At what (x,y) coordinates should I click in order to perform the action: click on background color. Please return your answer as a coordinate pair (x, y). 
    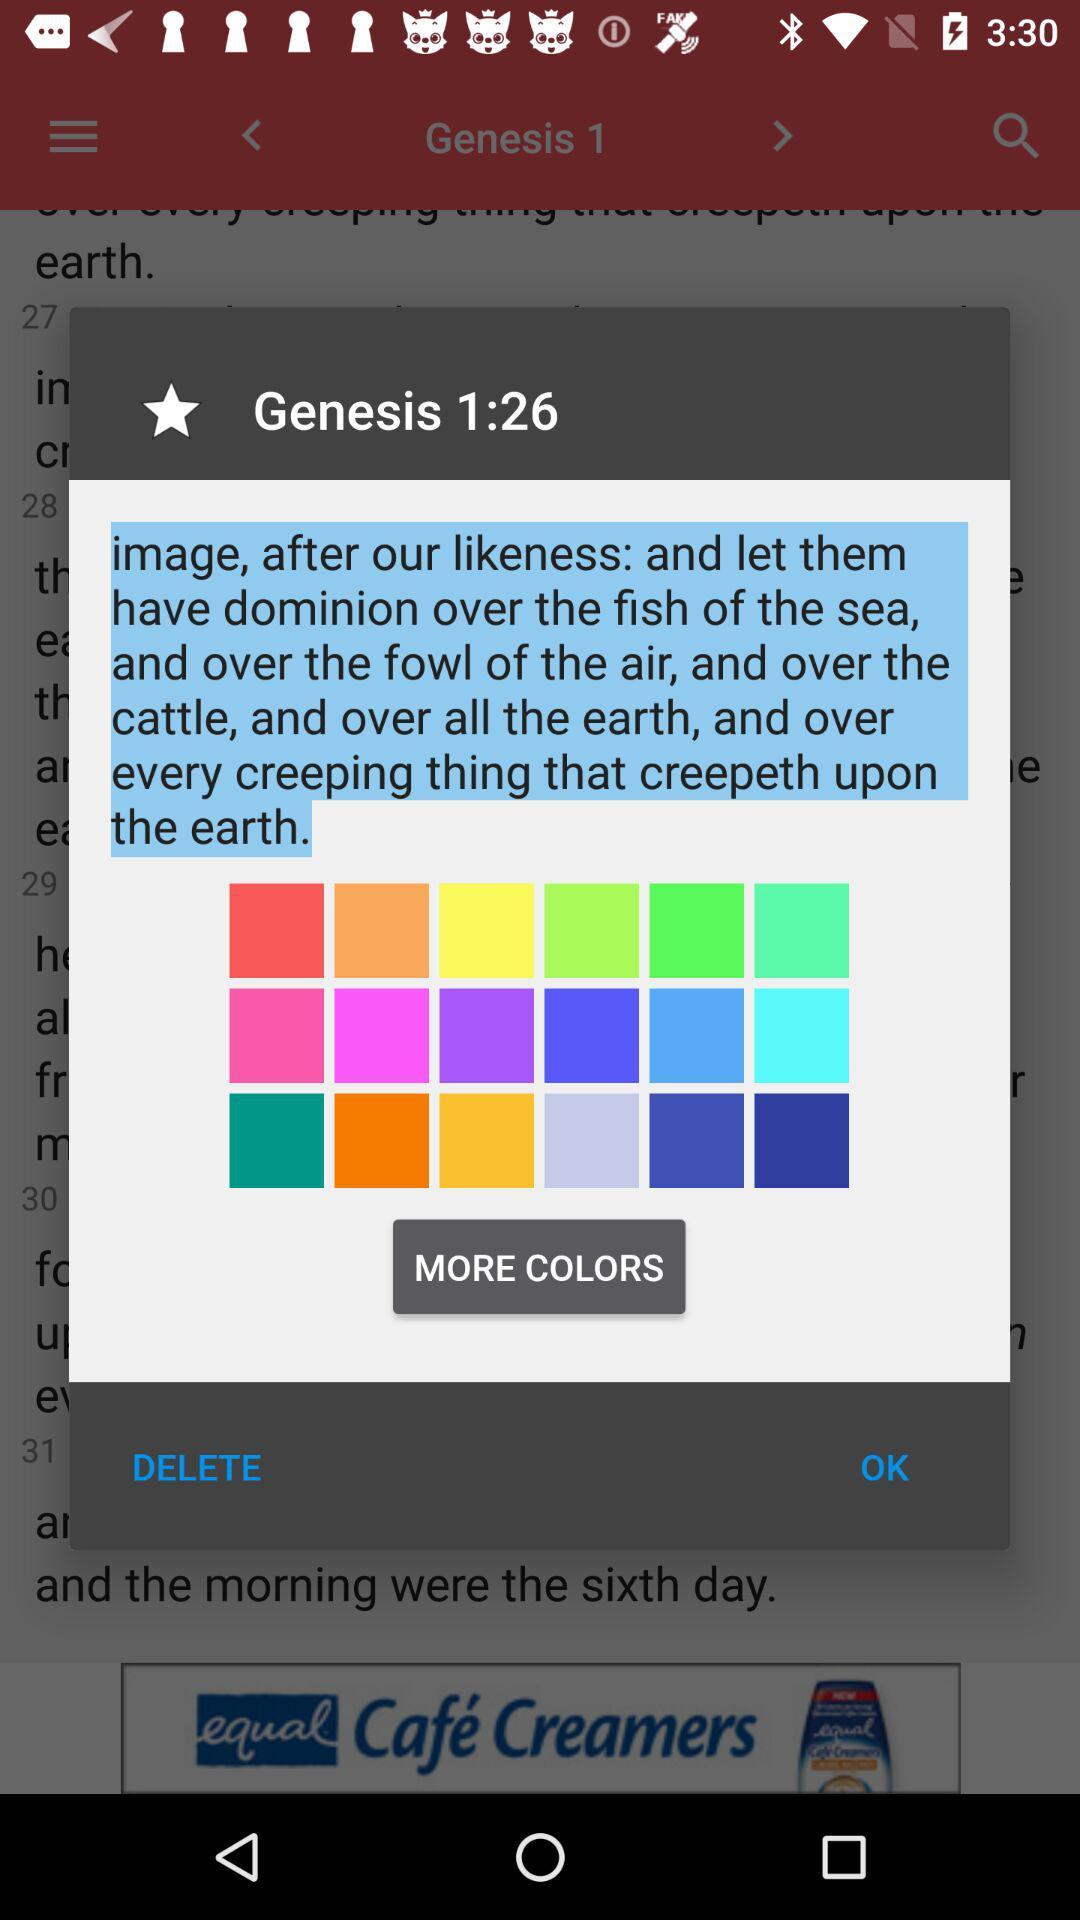
    Looking at the image, I should click on (695, 929).